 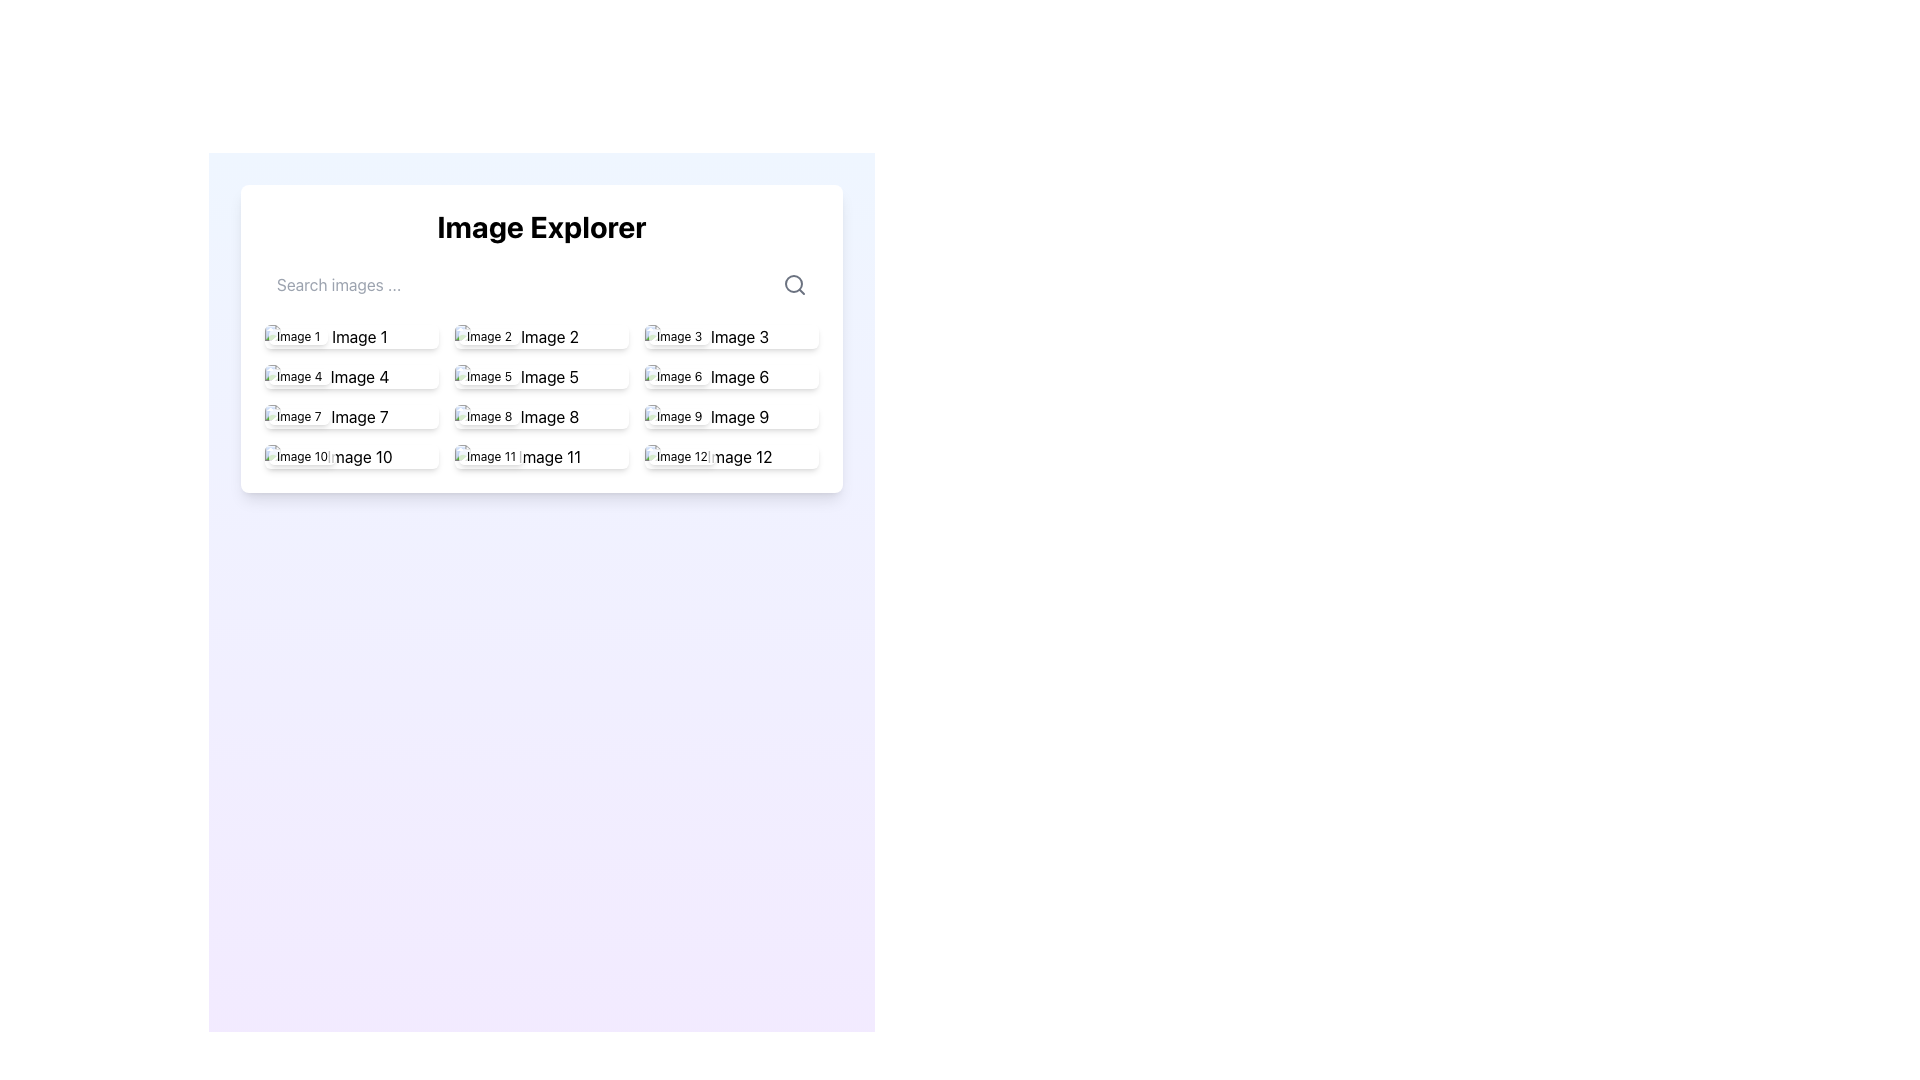 I want to click on the Text label located at the bottom-left of the image thumbnail labeled 'Image 4' in the grid layout of 'Image Explorer', so click(x=298, y=377).